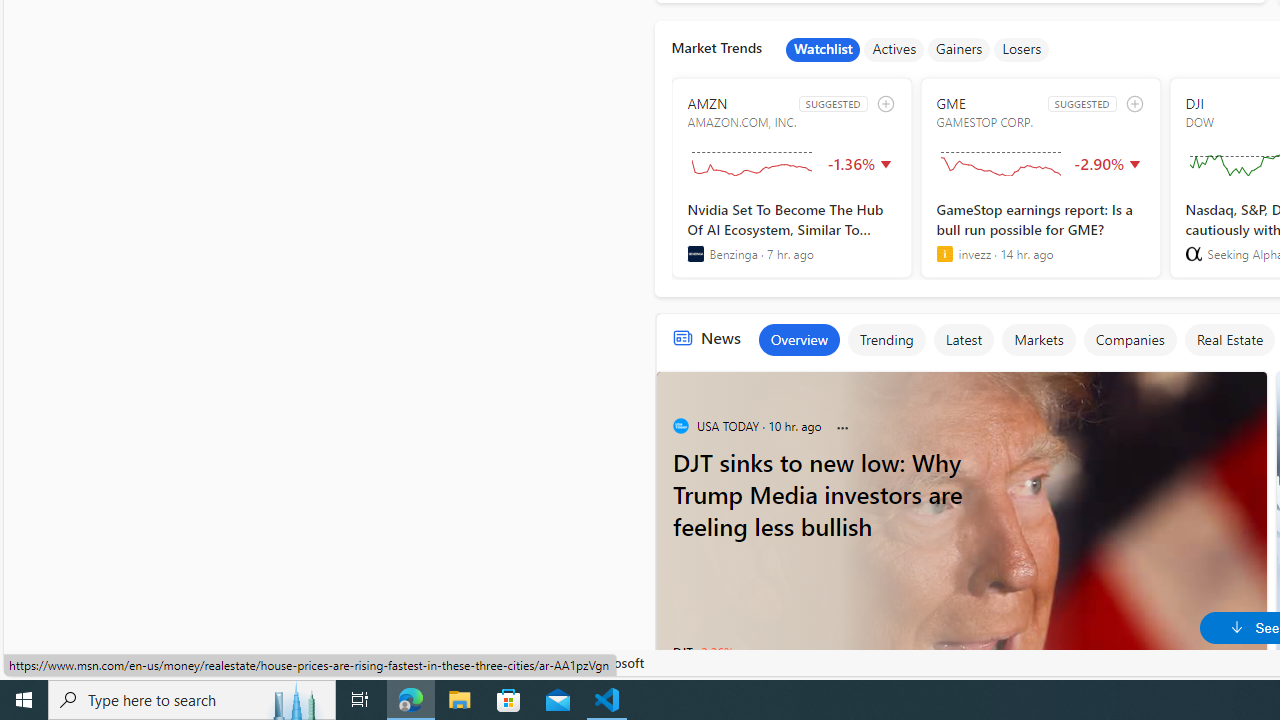 The image size is (1280, 720). I want to click on 'Losers', so click(1022, 49).